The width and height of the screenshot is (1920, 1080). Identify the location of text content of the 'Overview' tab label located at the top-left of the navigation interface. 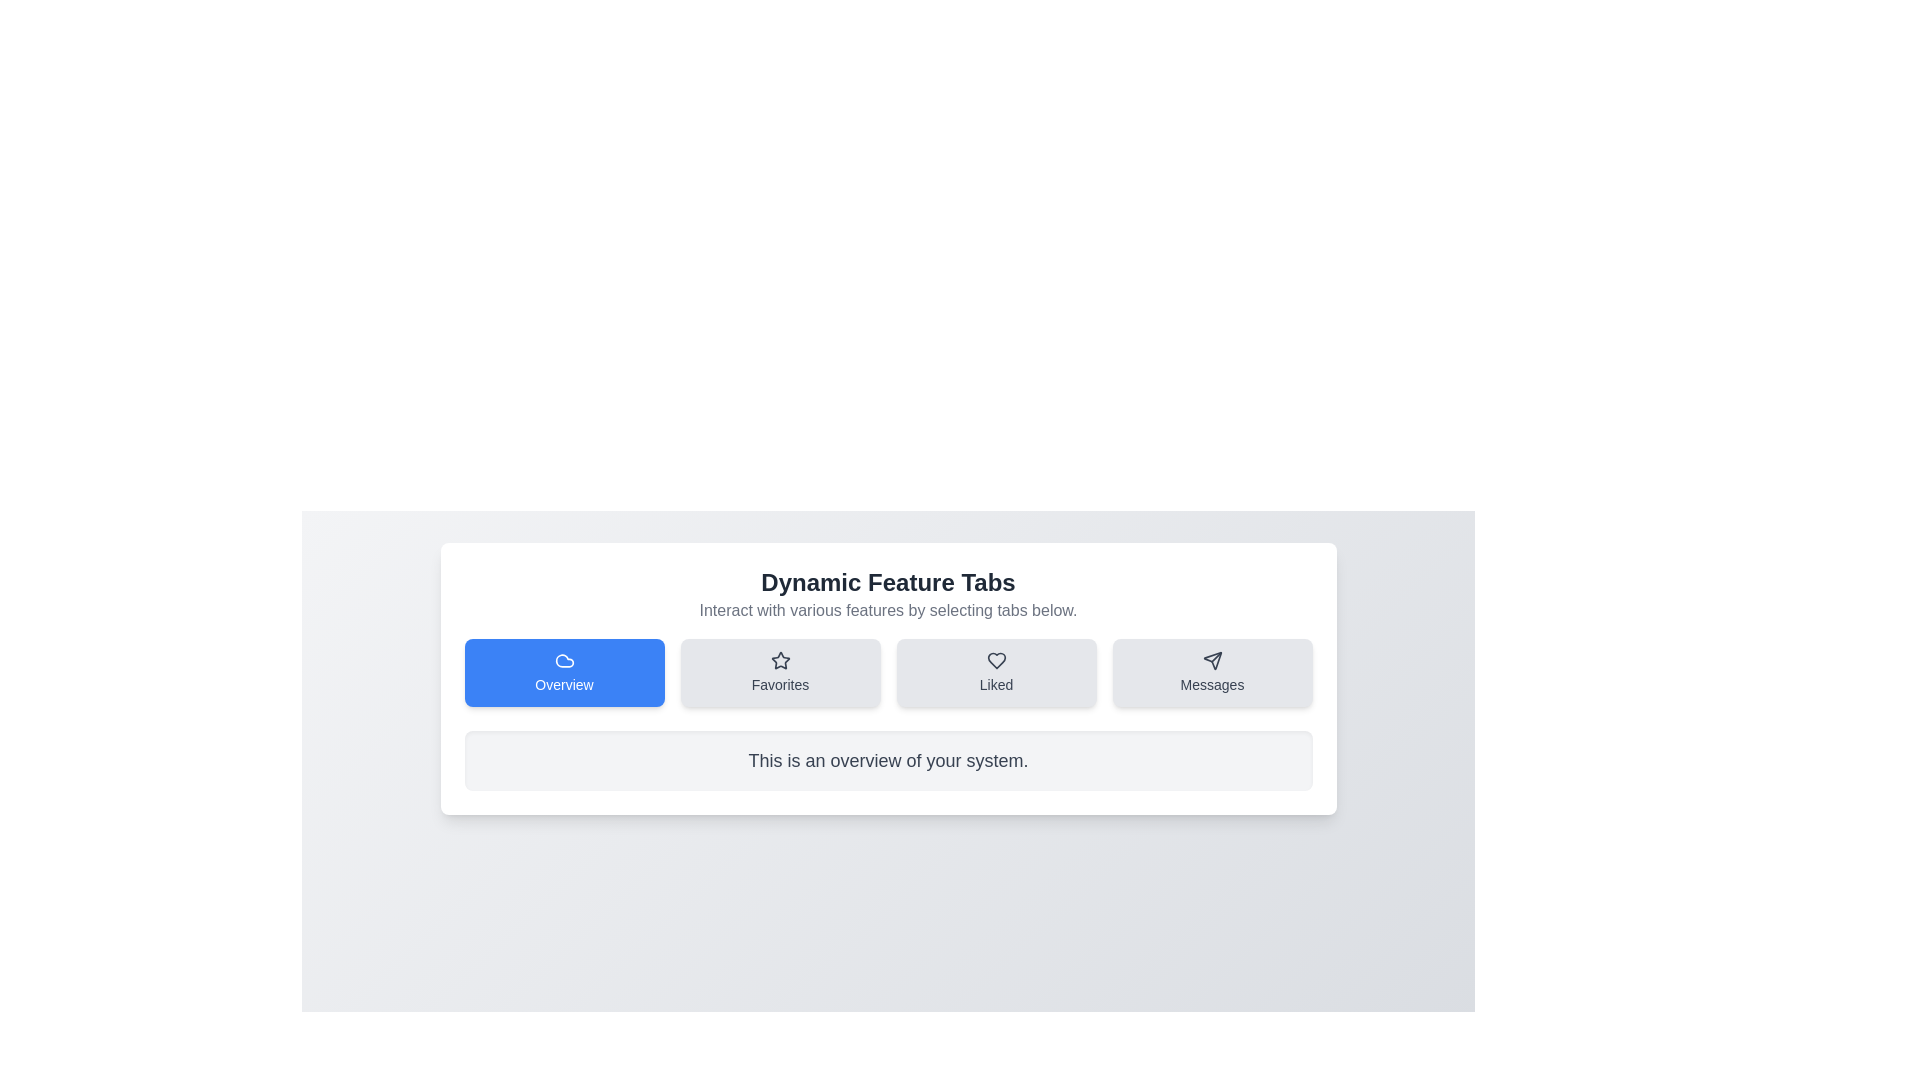
(563, 684).